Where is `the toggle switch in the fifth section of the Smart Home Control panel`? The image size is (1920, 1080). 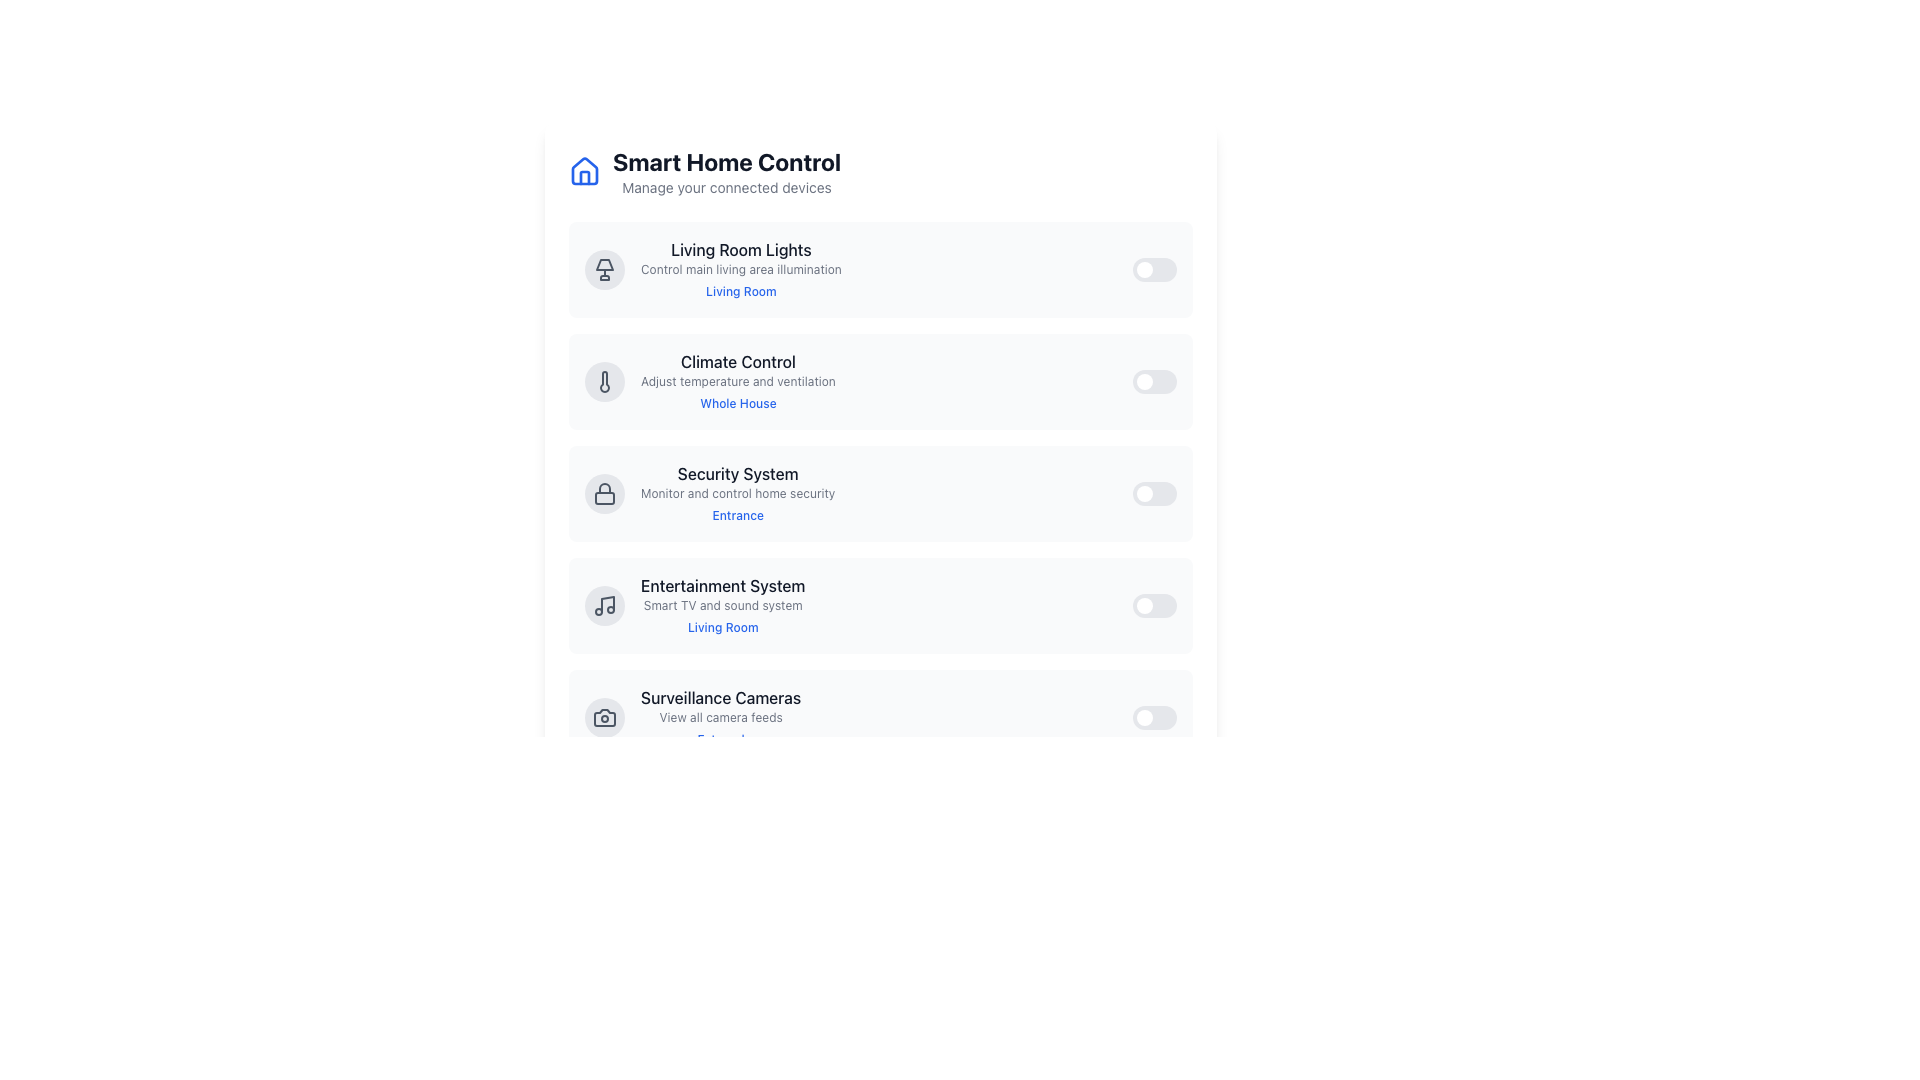 the toggle switch in the fifth section of the Smart Home Control panel is located at coordinates (880, 716).